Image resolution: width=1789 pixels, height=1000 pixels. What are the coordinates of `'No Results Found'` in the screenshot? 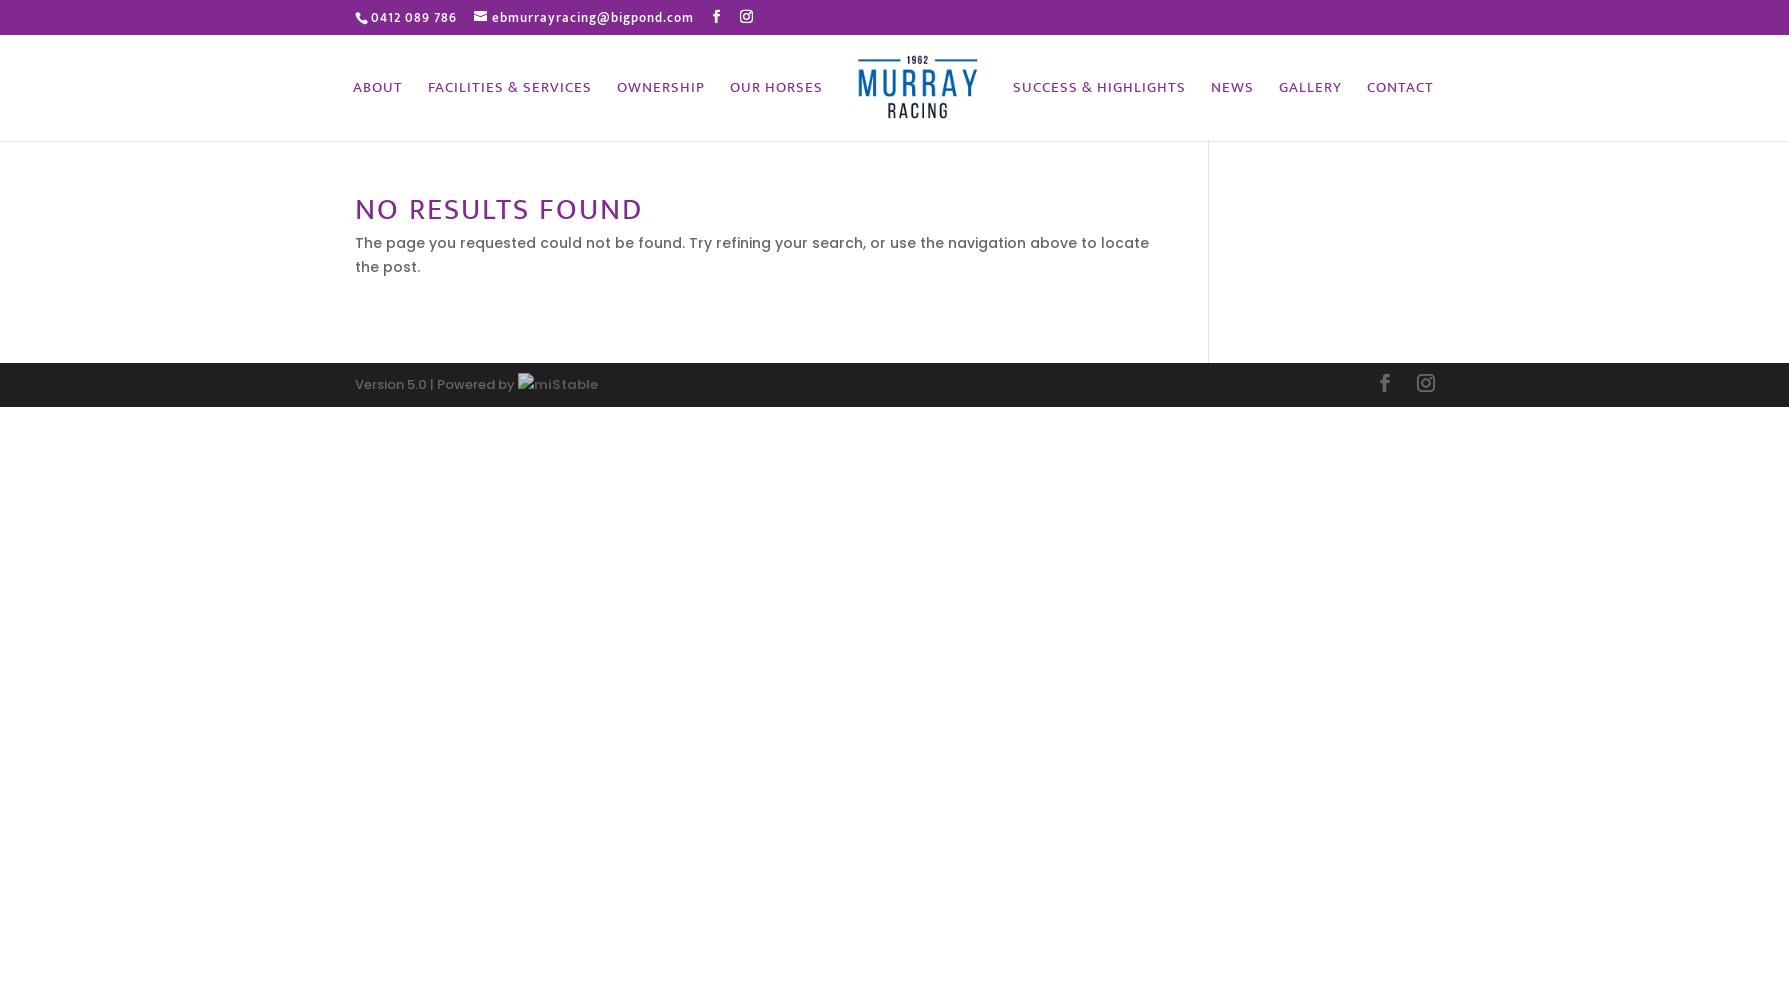 It's located at (497, 209).